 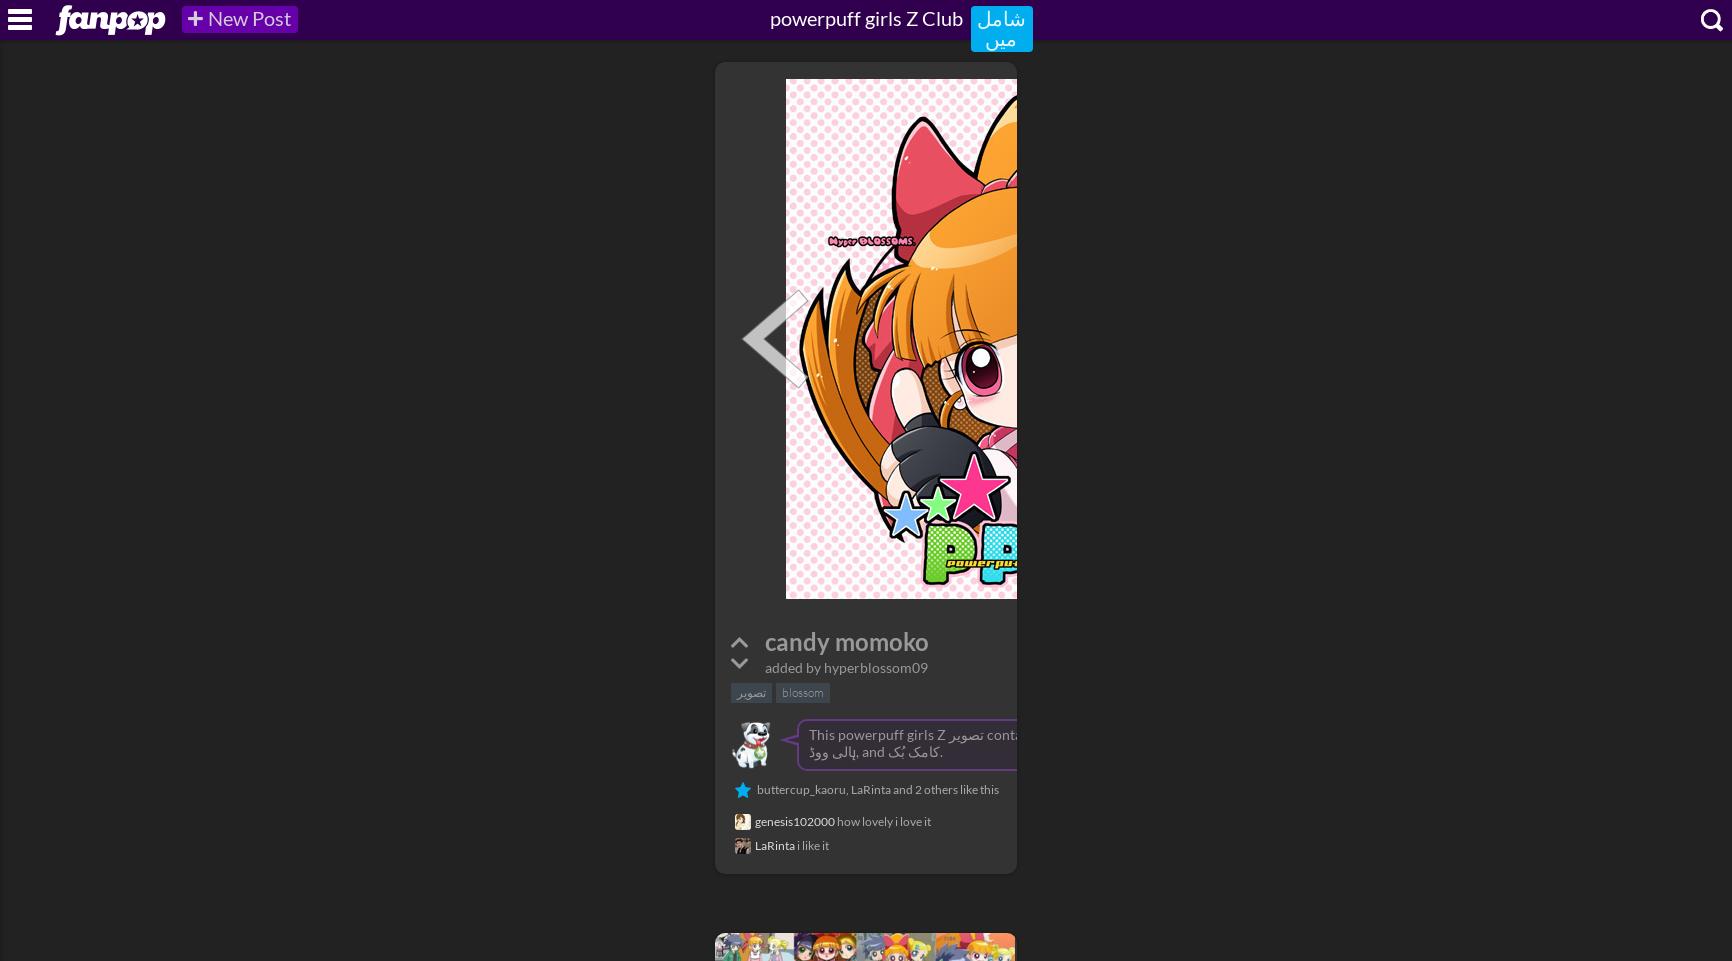 I want to click on 'Explore Fanpop', so click(x=94, y=8).